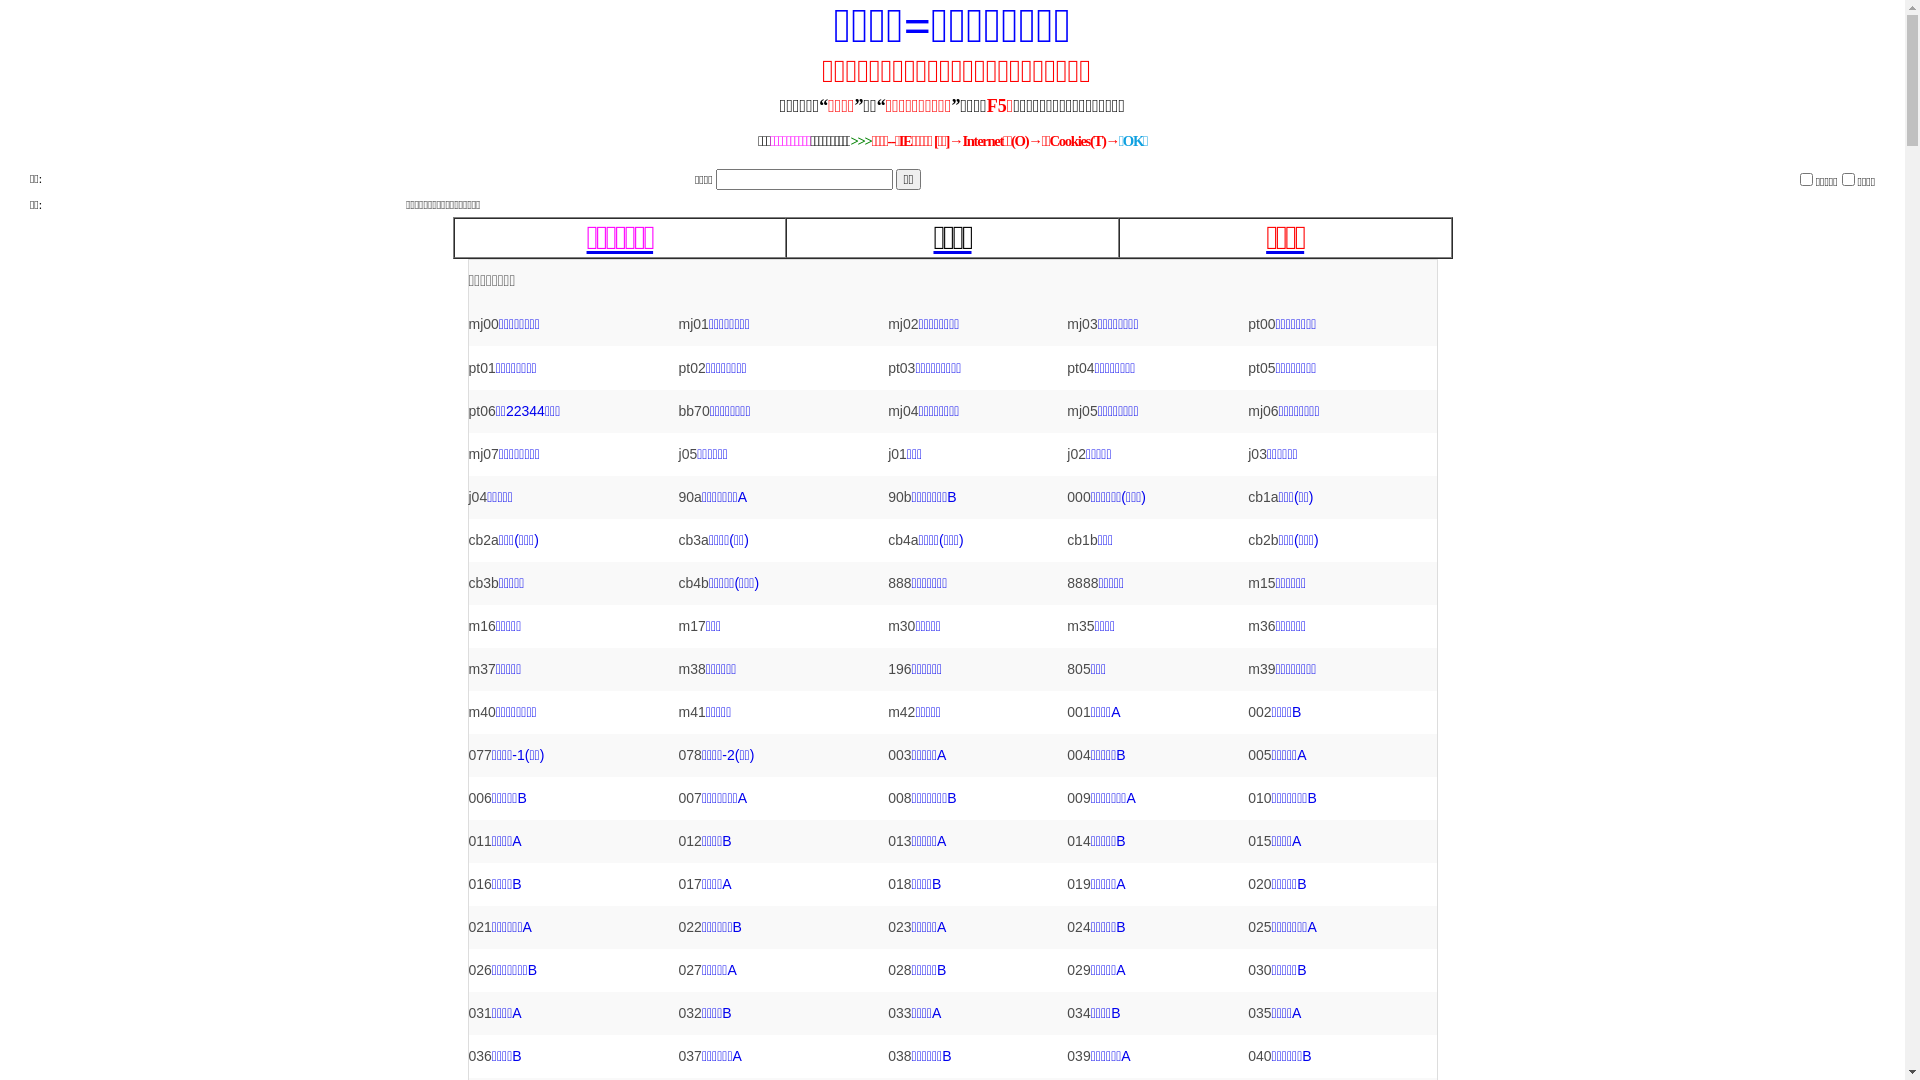 The height and width of the screenshot is (1080, 1920). What do you see at coordinates (898, 968) in the screenshot?
I see `'028'` at bounding box center [898, 968].